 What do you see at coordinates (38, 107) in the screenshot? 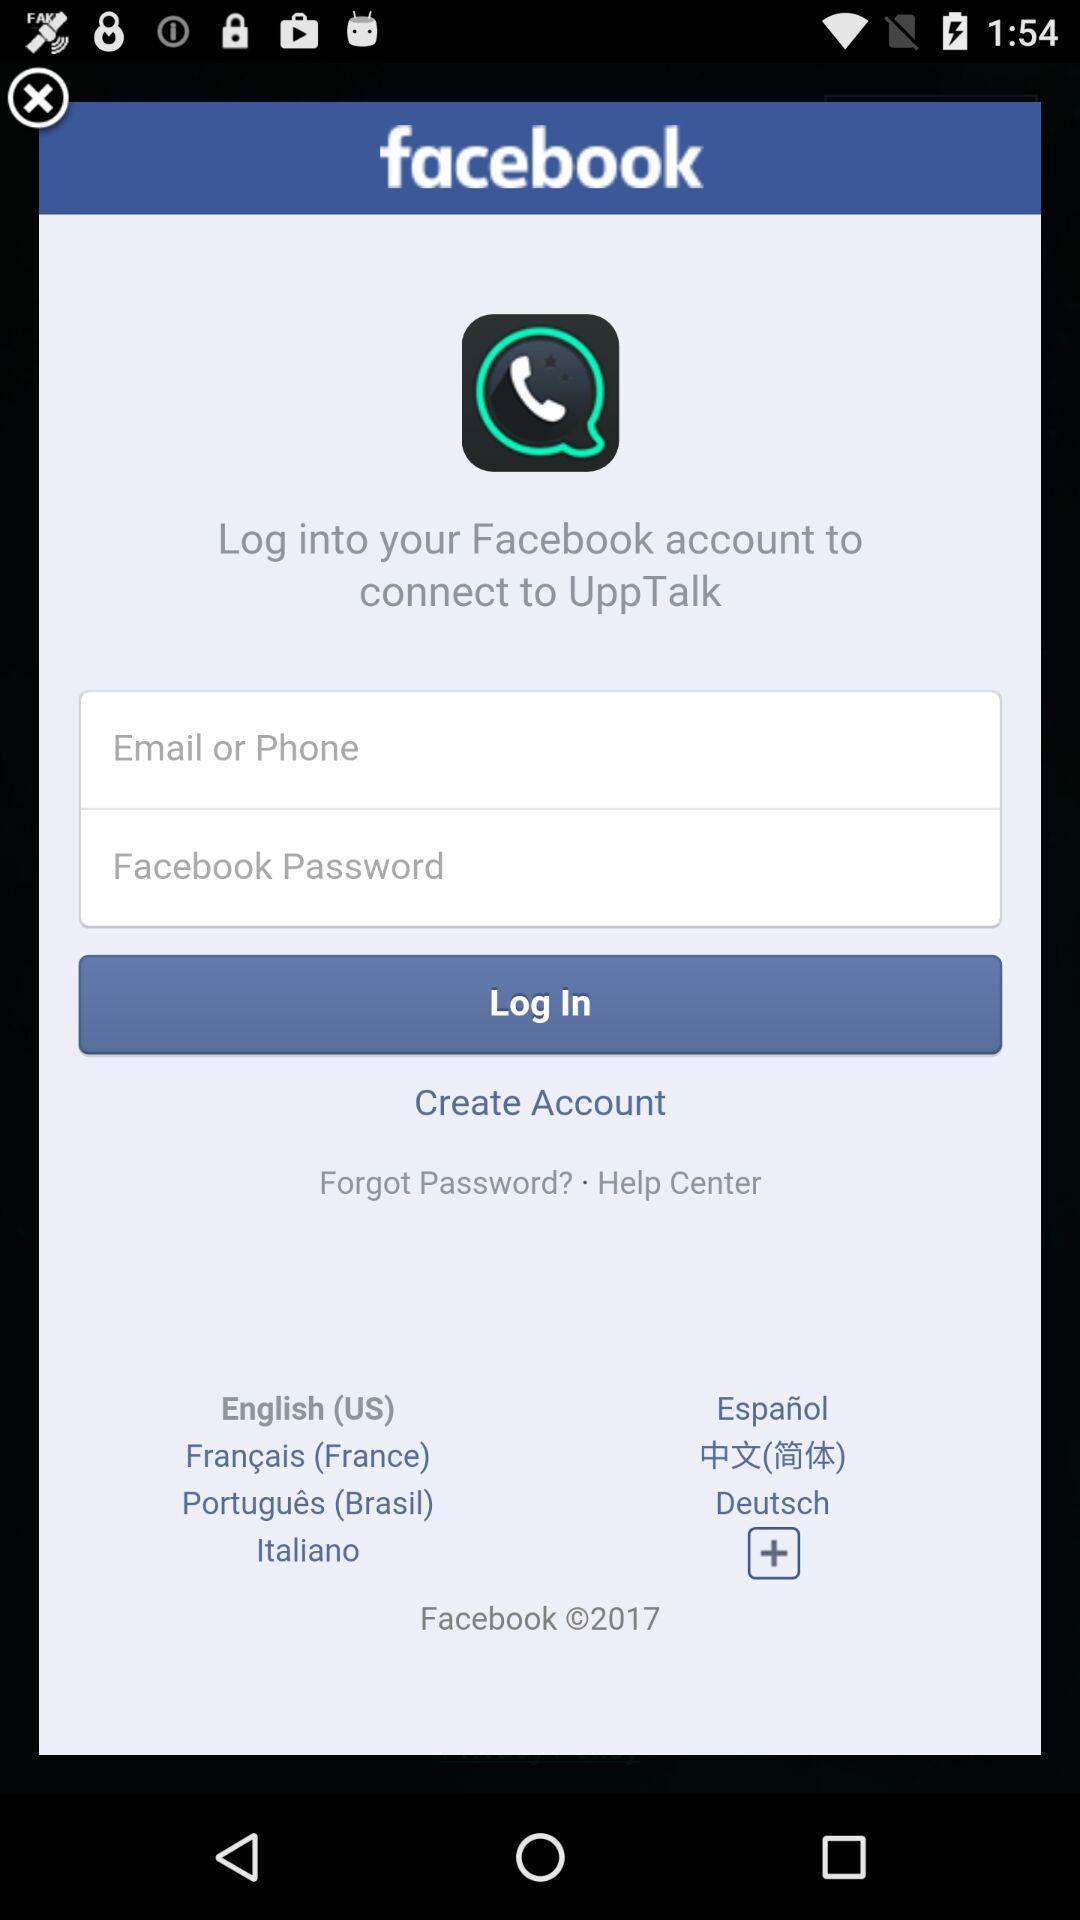
I see `the close icon` at bounding box center [38, 107].